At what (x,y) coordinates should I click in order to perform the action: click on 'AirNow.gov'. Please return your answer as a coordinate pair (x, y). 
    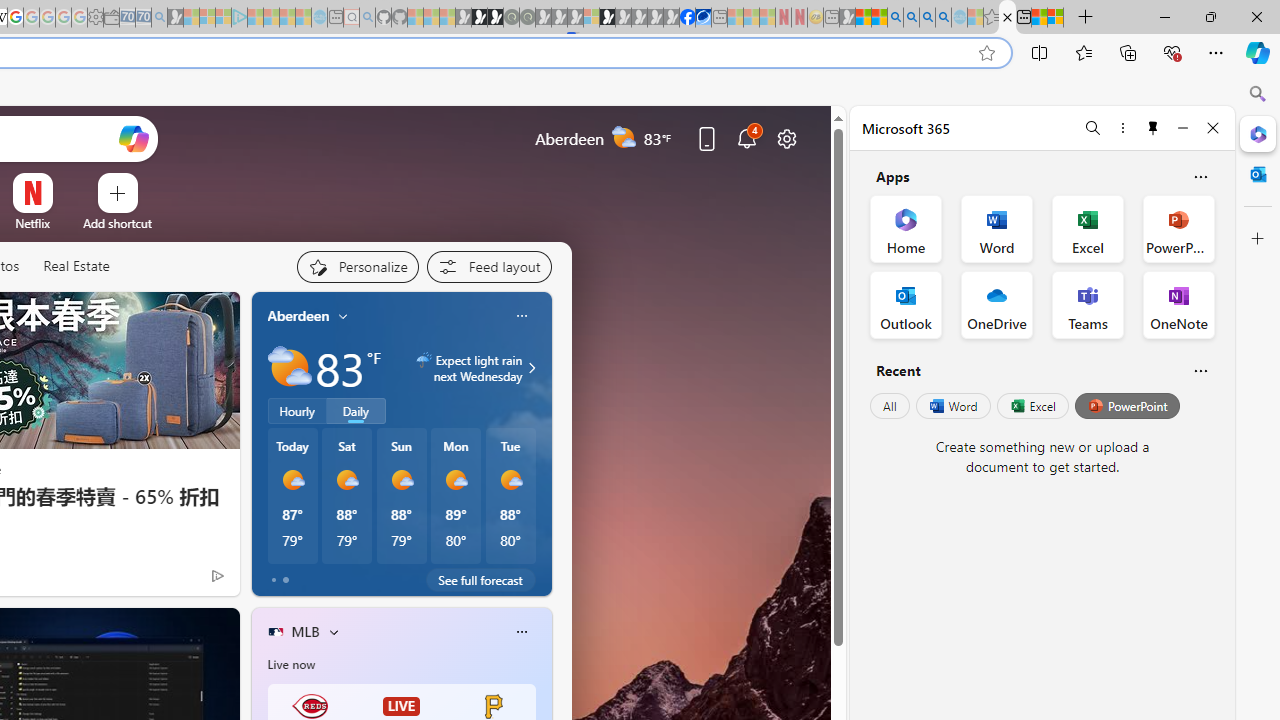
    Looking at the image, I should click on (703, 17).